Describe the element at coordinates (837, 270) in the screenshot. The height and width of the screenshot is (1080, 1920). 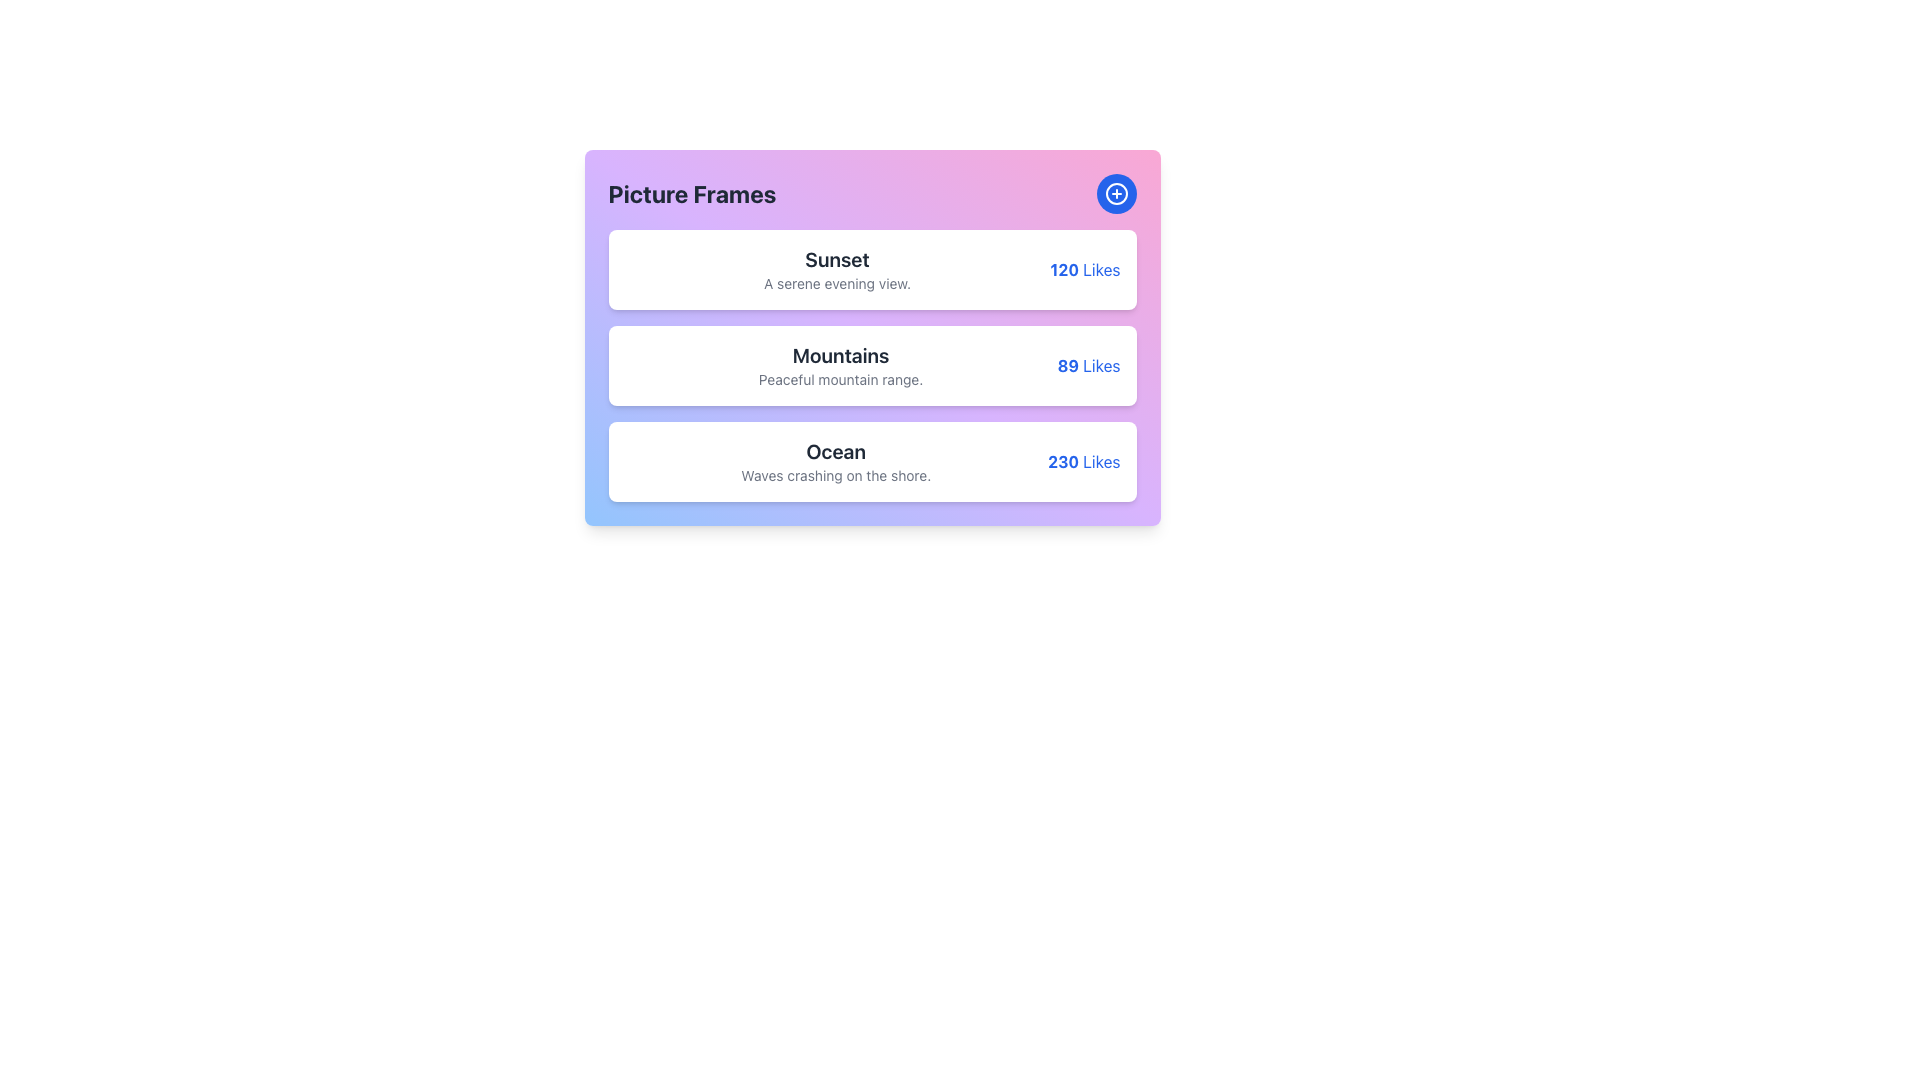
I see `the Composite Text Element that describes the item titled 'Sunset', located in the top section of a vertically aligned list with a white background and rounded corners` at that location.